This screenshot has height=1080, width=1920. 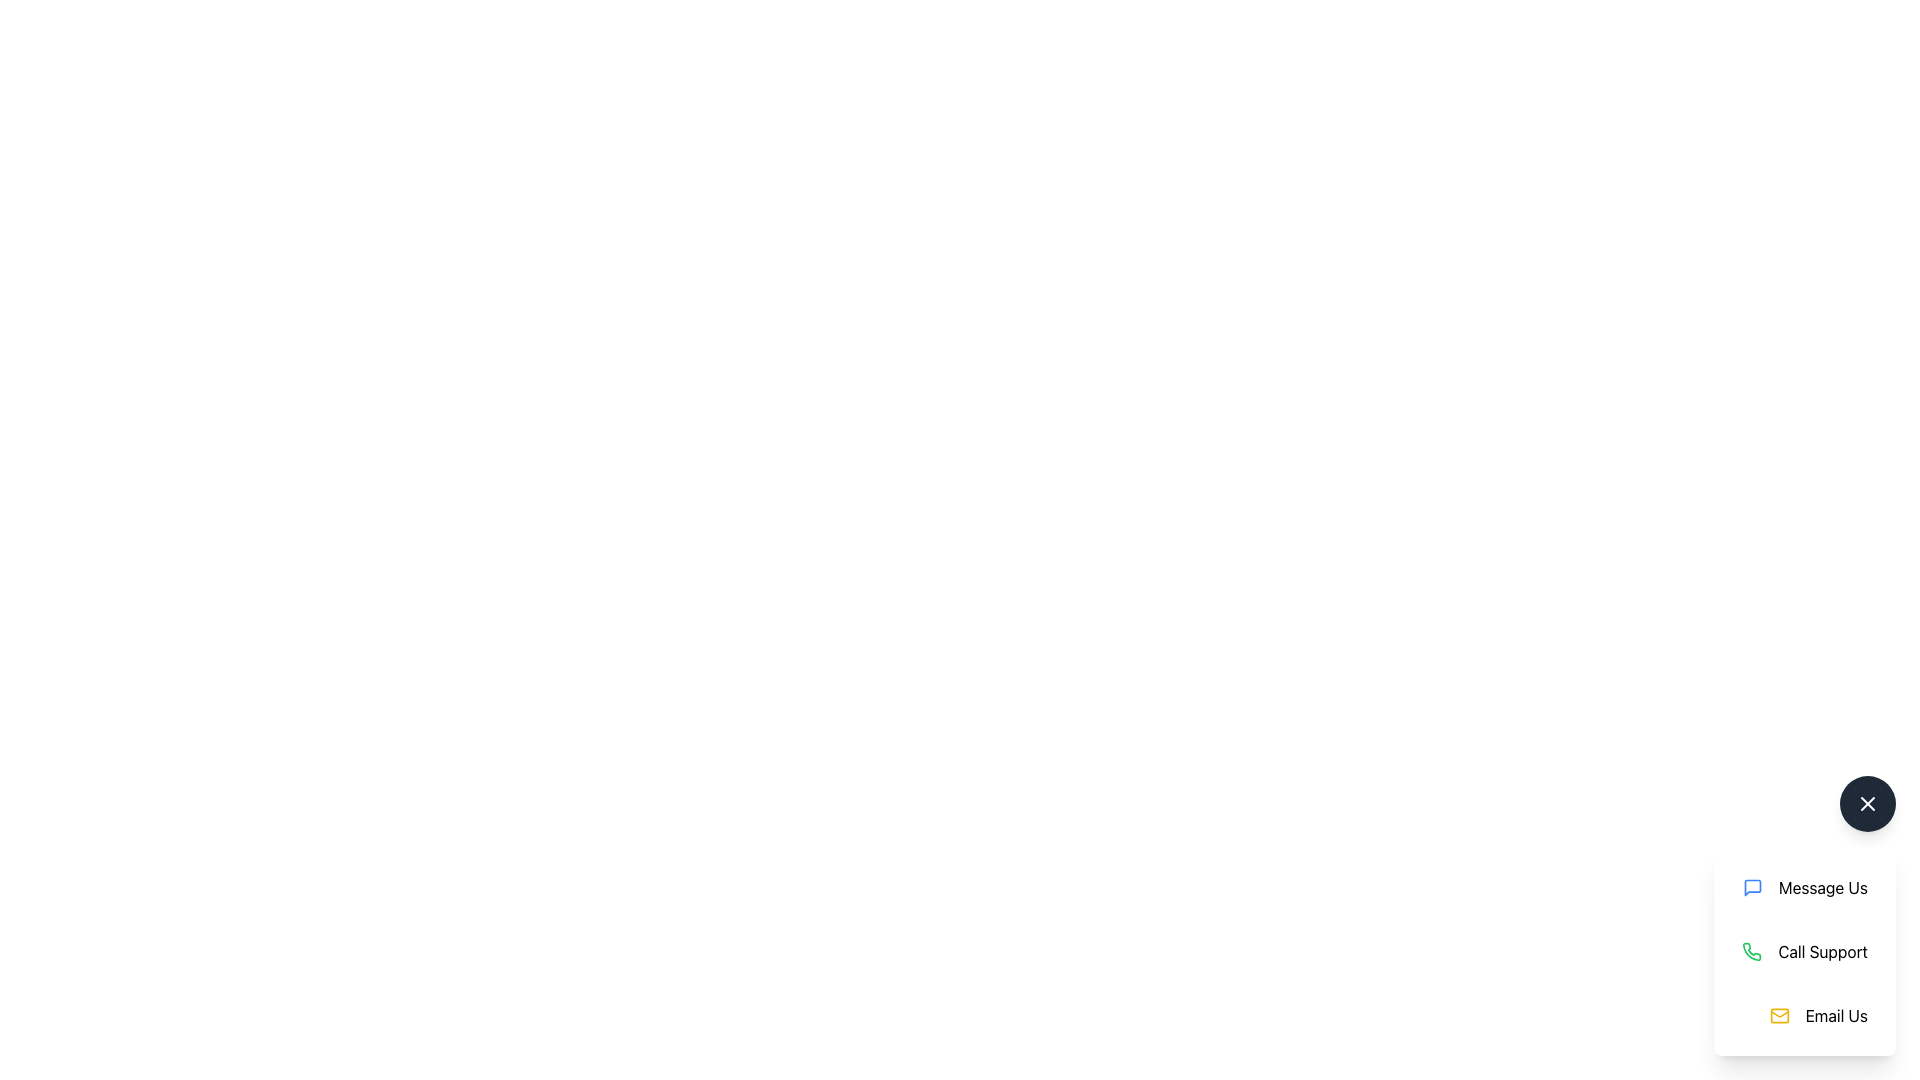 What do you see at coordinates (1823, 951) in the screenshot?
I see `the 'Call Support' text label, which is the second item in the vertical menu list located in the bottom-right corner of the interface, right-aligned and positioned next to a green phone icon` at bounding box center [1823, 951].